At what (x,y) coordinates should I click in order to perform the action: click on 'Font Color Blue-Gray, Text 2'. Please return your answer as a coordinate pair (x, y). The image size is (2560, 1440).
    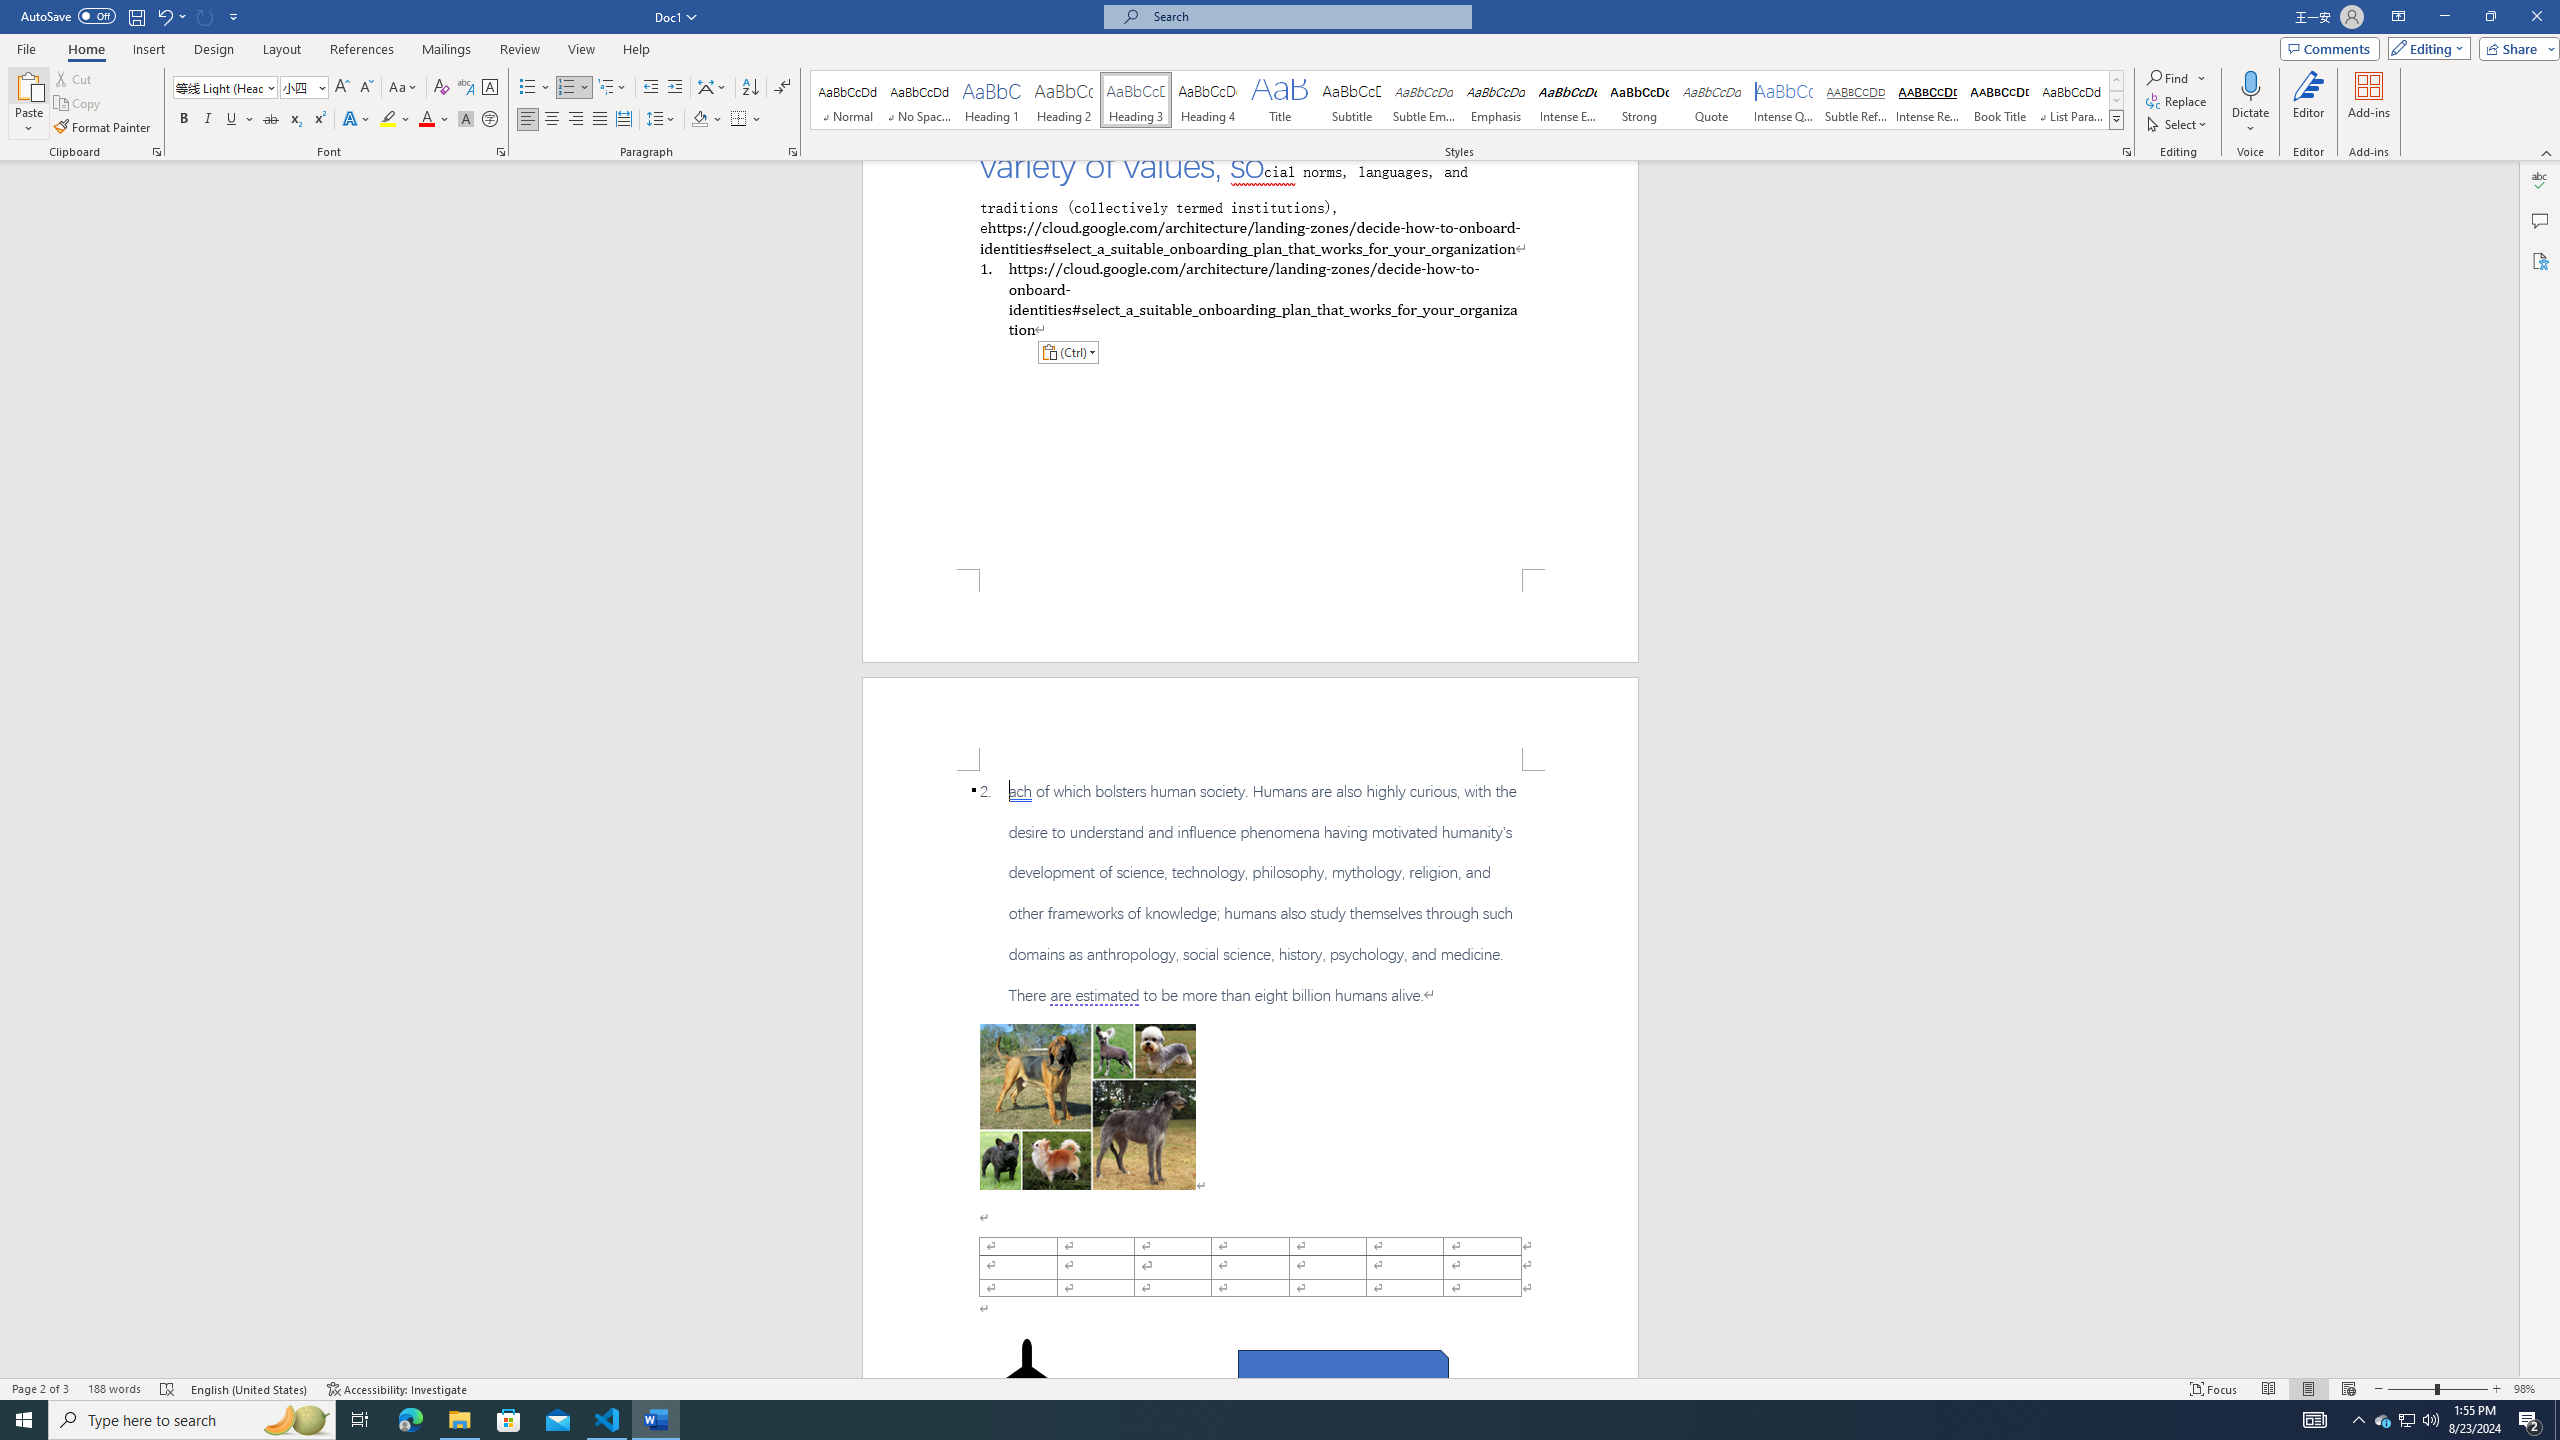
    Looking at the image, I should click on (425, 118).